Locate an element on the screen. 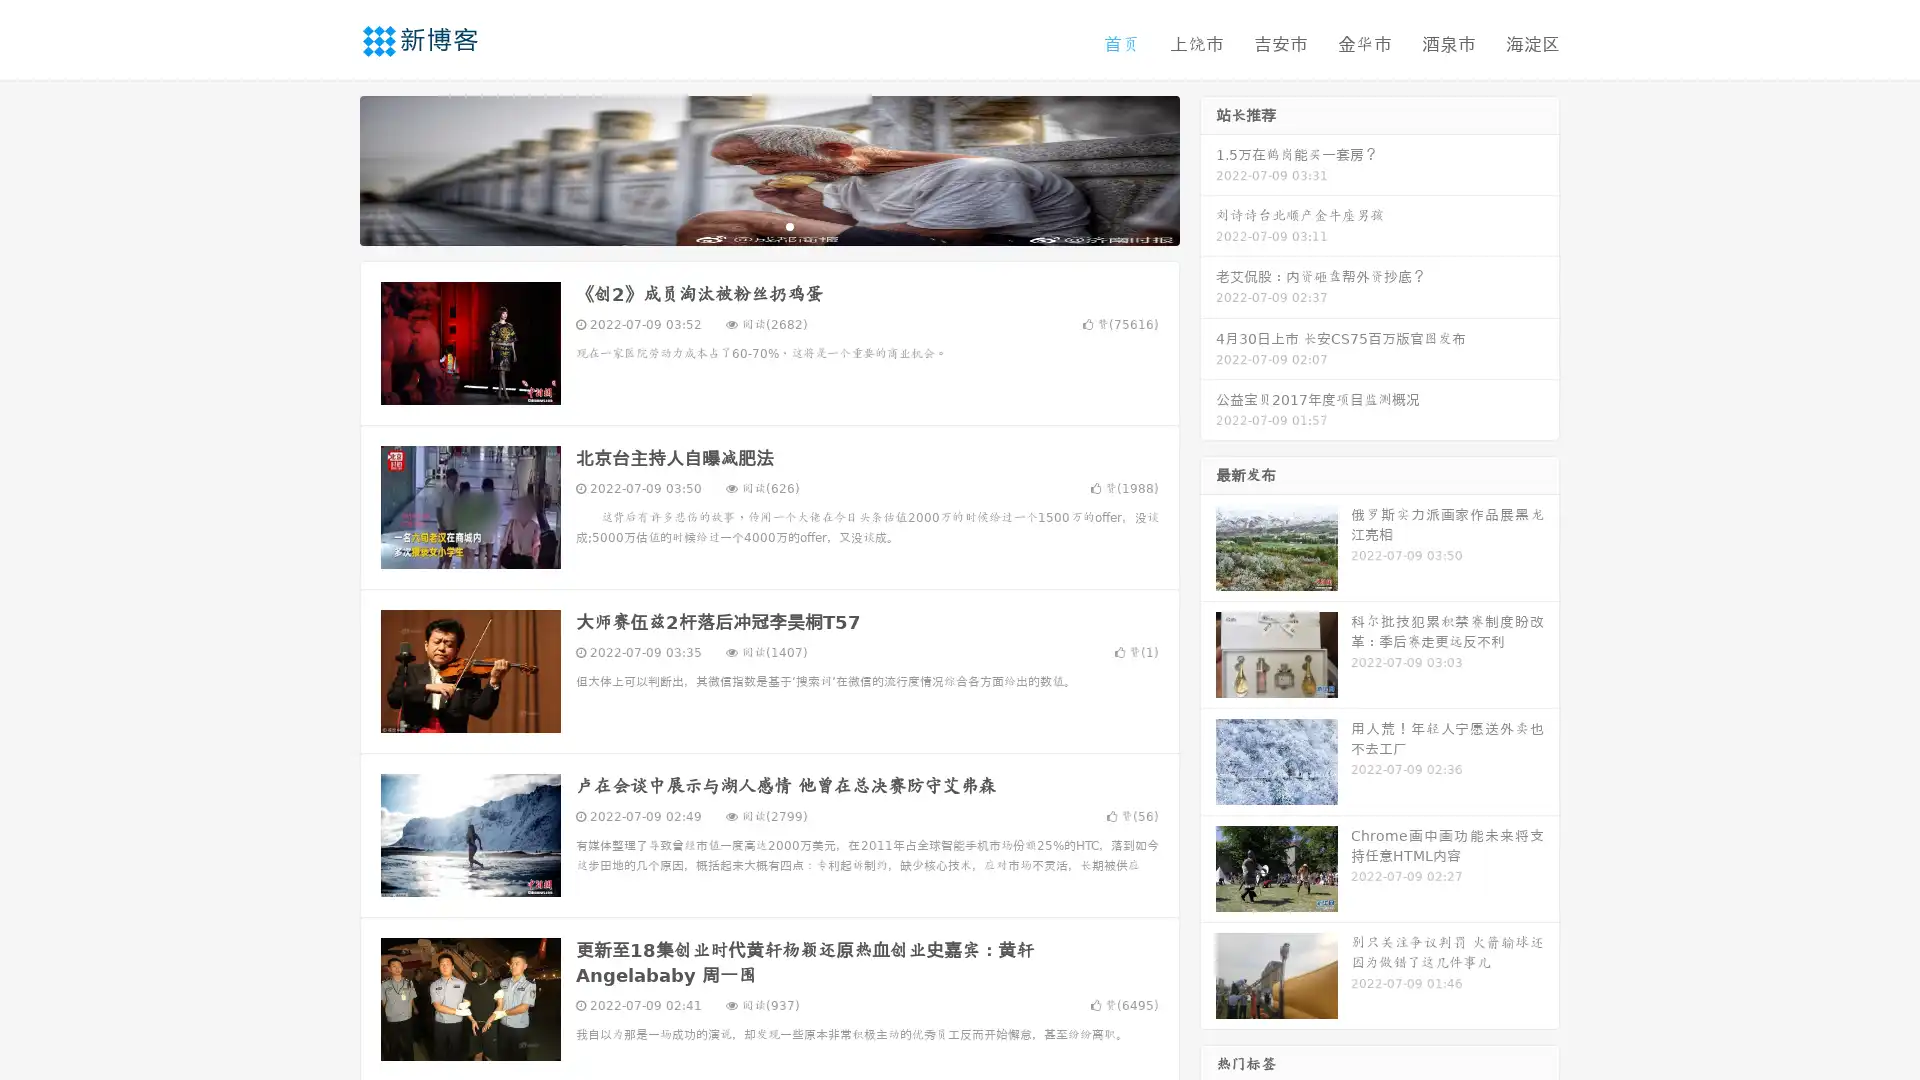 Image resolution: width=1920 pixels, height=1080 pixels. Next slide is located at coordinates (1208, 168).